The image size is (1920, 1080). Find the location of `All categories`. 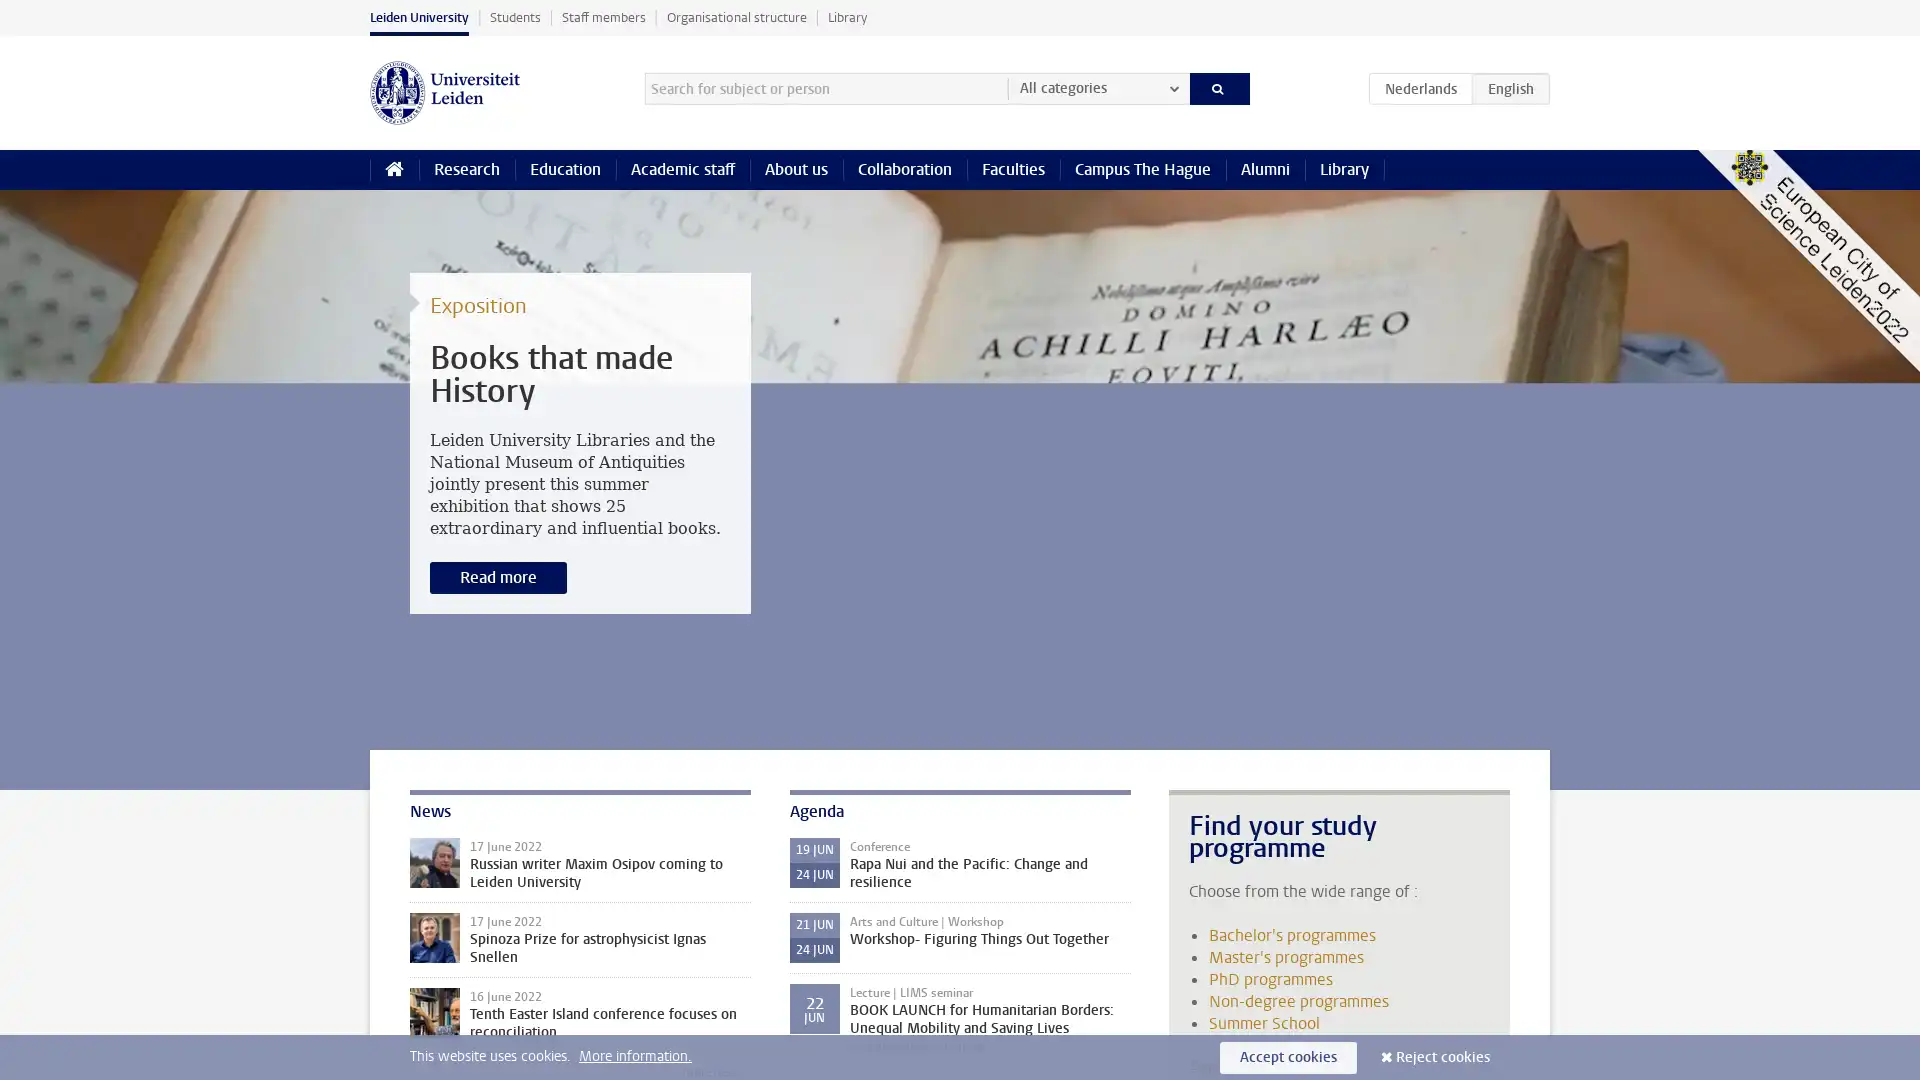

All categories is located at coordinates (1097, 87).